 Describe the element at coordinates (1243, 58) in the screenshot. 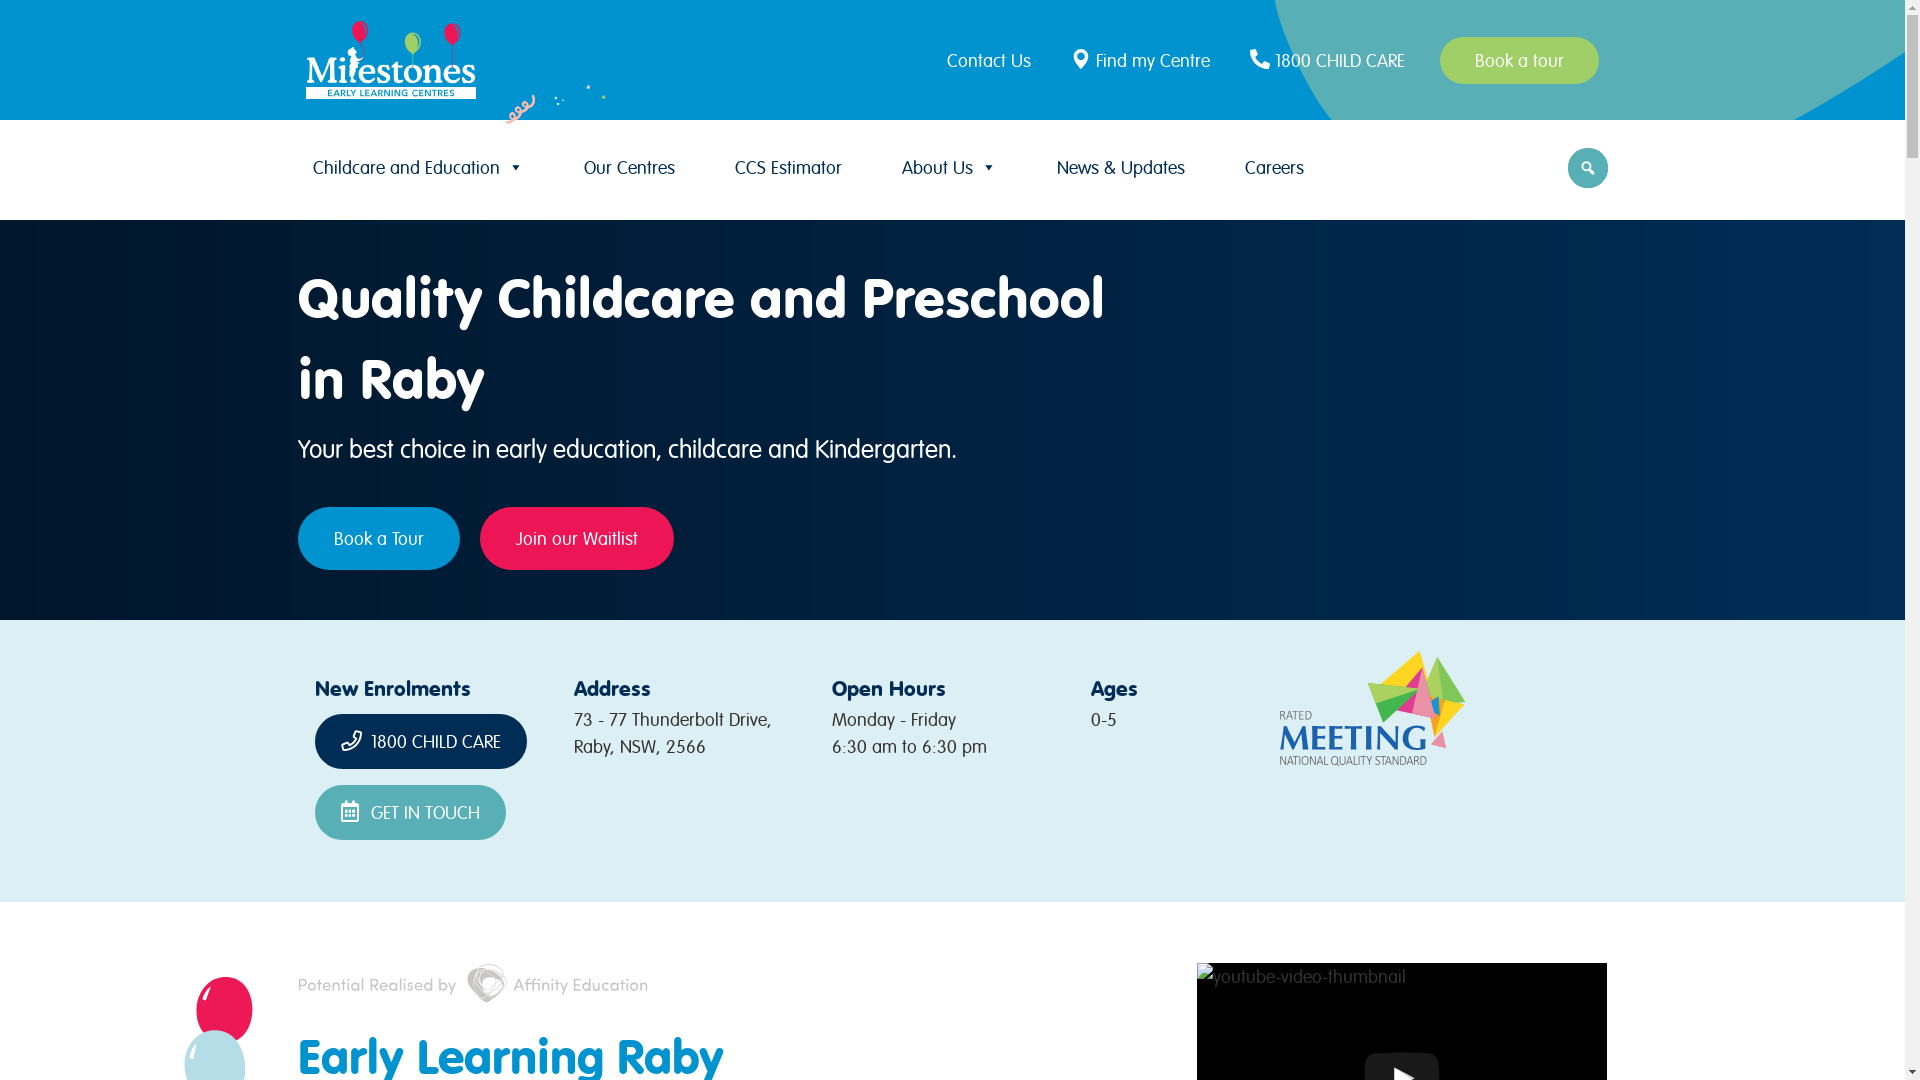

I see `'1800 CHILD CARE'` at that location.